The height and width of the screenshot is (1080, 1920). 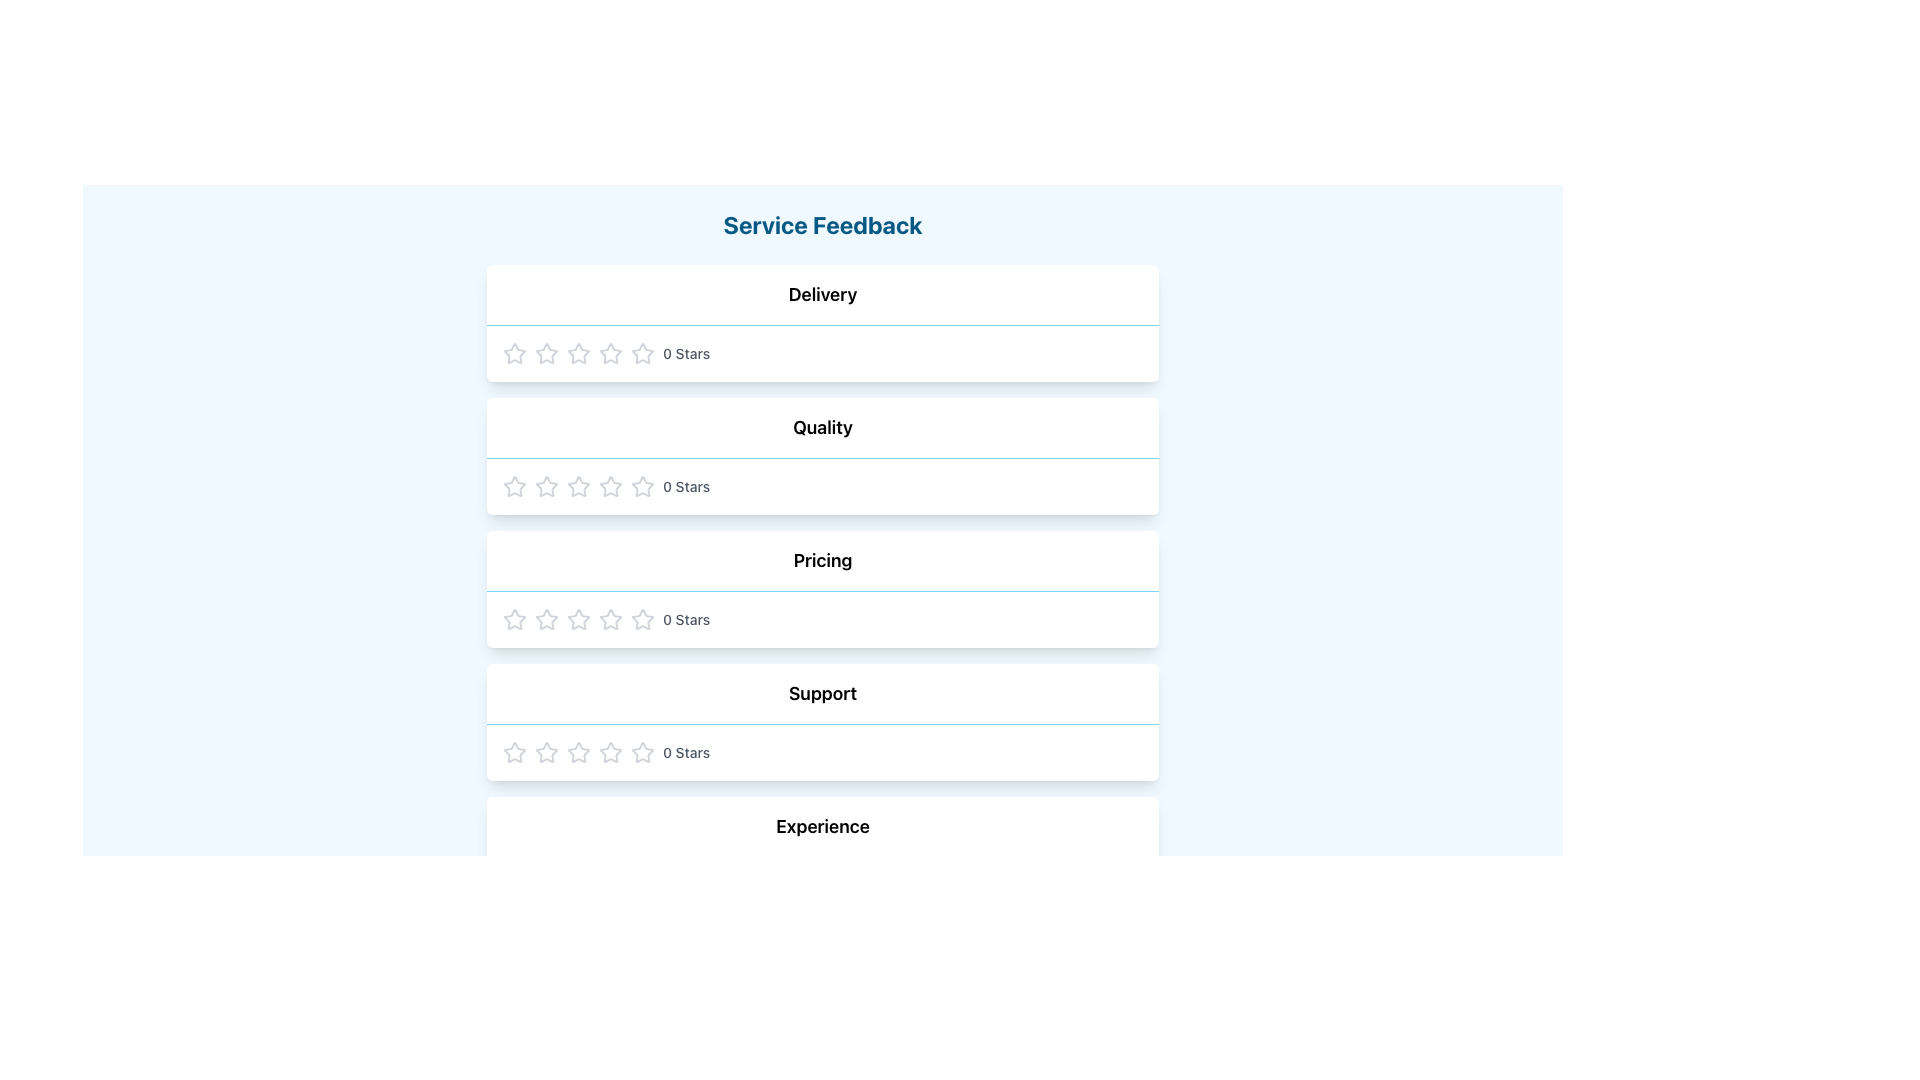 What do you see at coordinates (547, 619) in the screenshot?
I see `the second star-shaped rating icon in the Pricing category, which is part of a row of five stars` at bounding box center [547, 619].